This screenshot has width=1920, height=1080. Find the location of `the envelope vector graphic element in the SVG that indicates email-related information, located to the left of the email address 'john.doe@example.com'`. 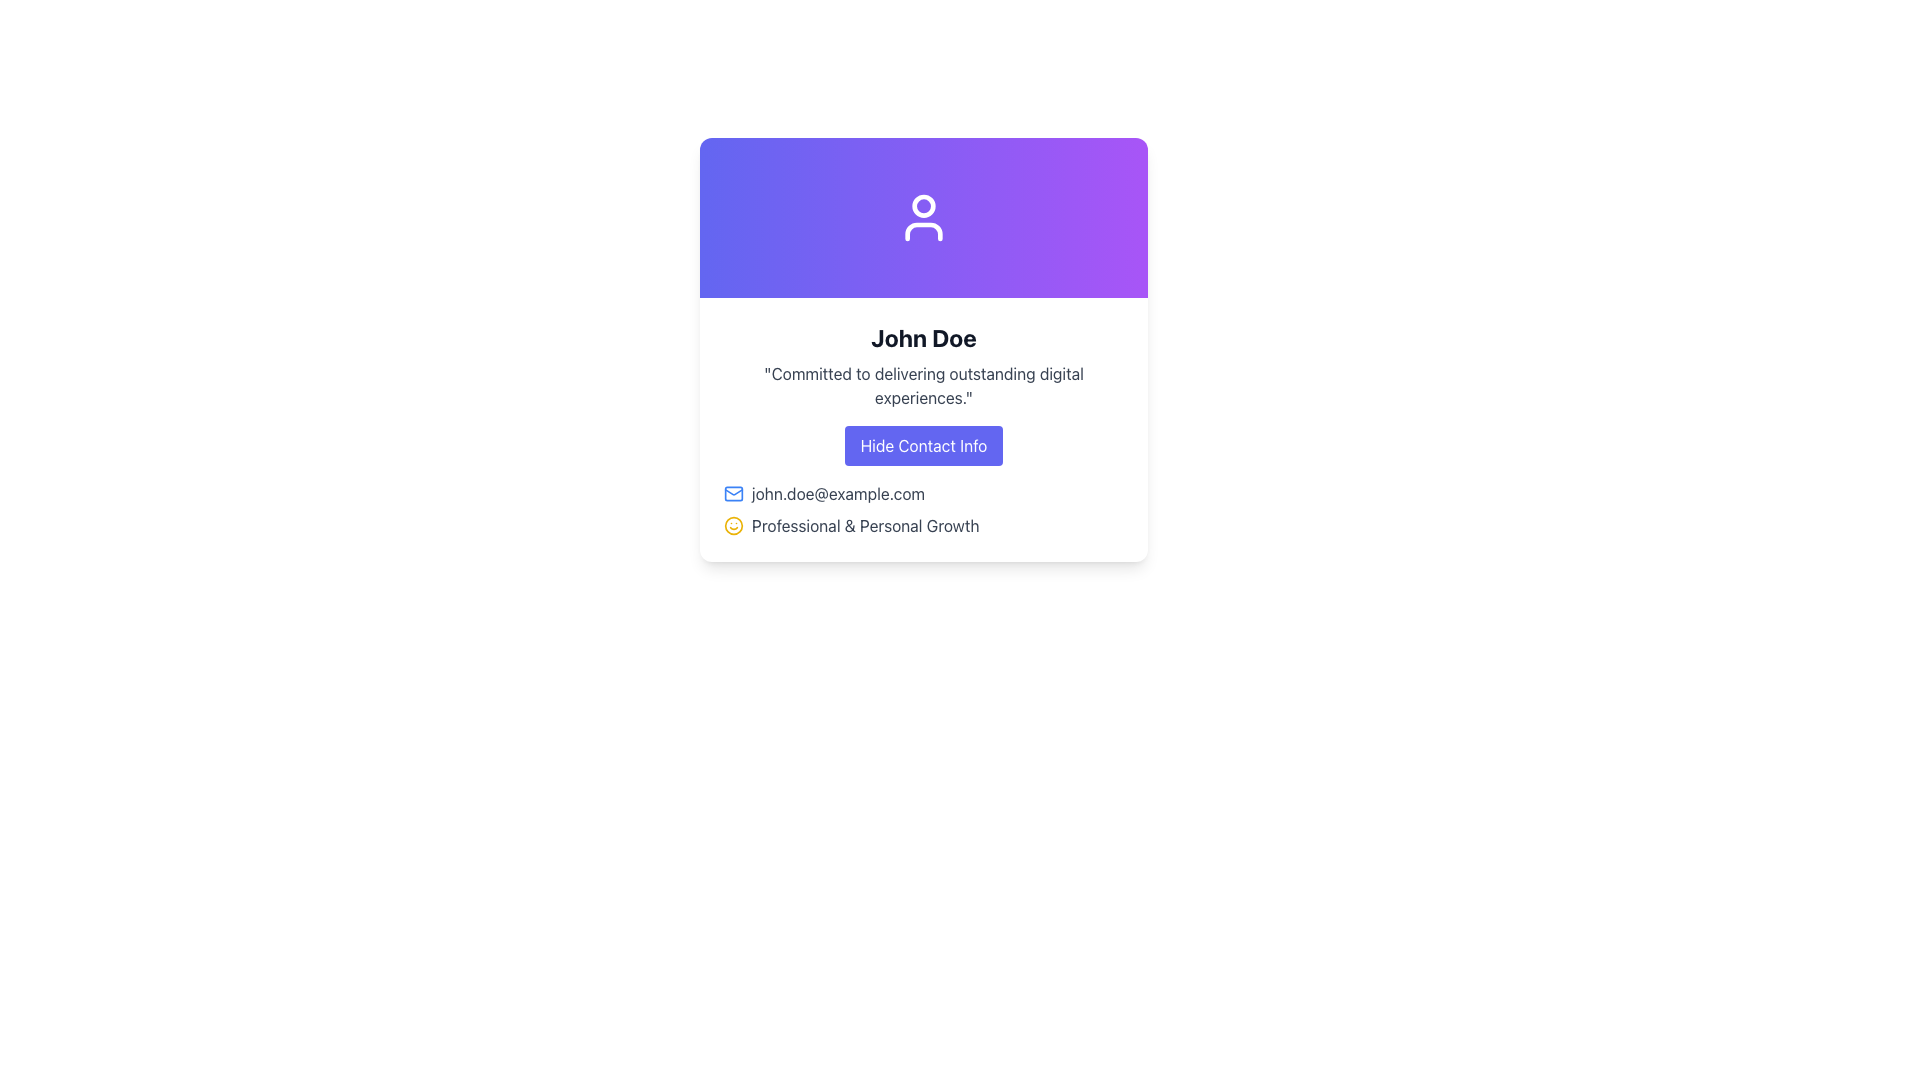

the envelope vector graphic element in the SVG that indicates email-related information, located to the left of the email address 'john.doe@example.com' is located at coordinates (733, 492).